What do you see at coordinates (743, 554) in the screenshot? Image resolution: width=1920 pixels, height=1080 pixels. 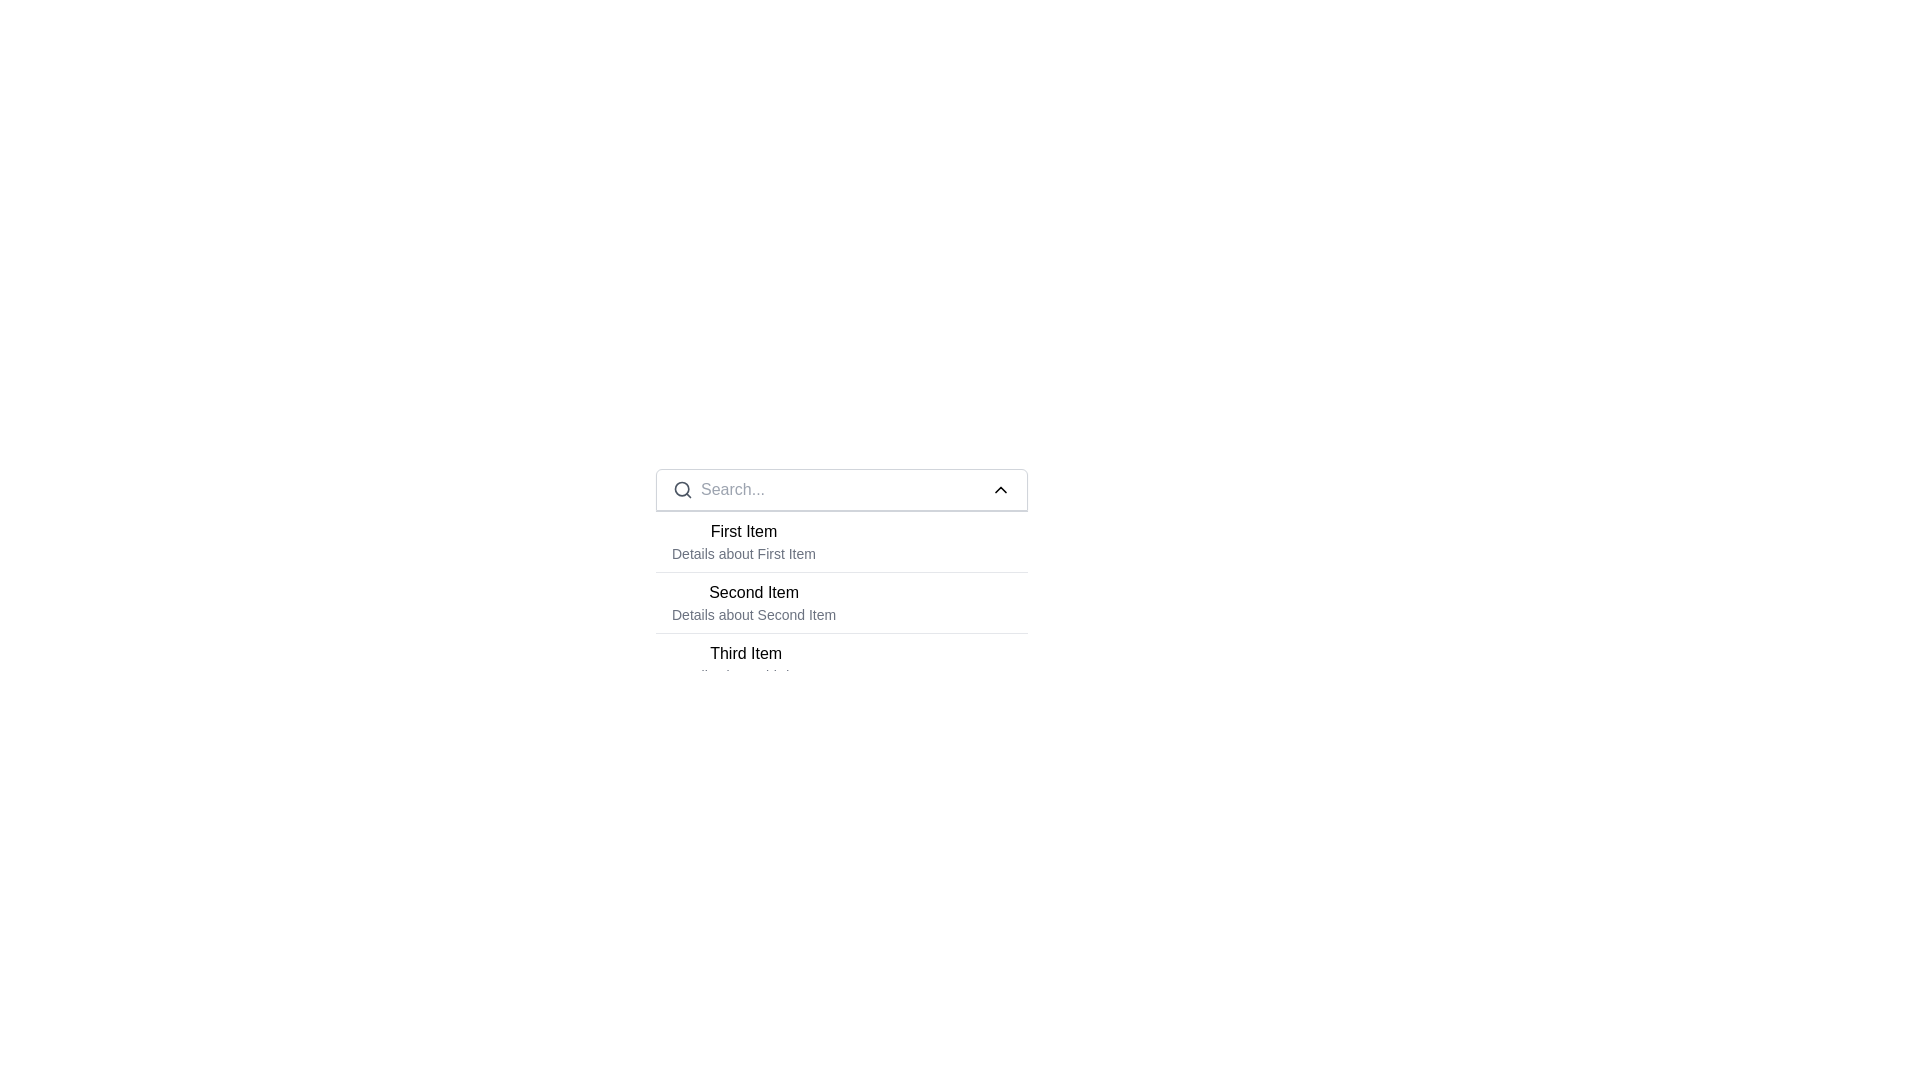 I see `the static text element displaying 'Details about First Item', which is styled in a smaller gray font and positioned directly below the bolded text 'First Item'` at bounding box center [743, 554].